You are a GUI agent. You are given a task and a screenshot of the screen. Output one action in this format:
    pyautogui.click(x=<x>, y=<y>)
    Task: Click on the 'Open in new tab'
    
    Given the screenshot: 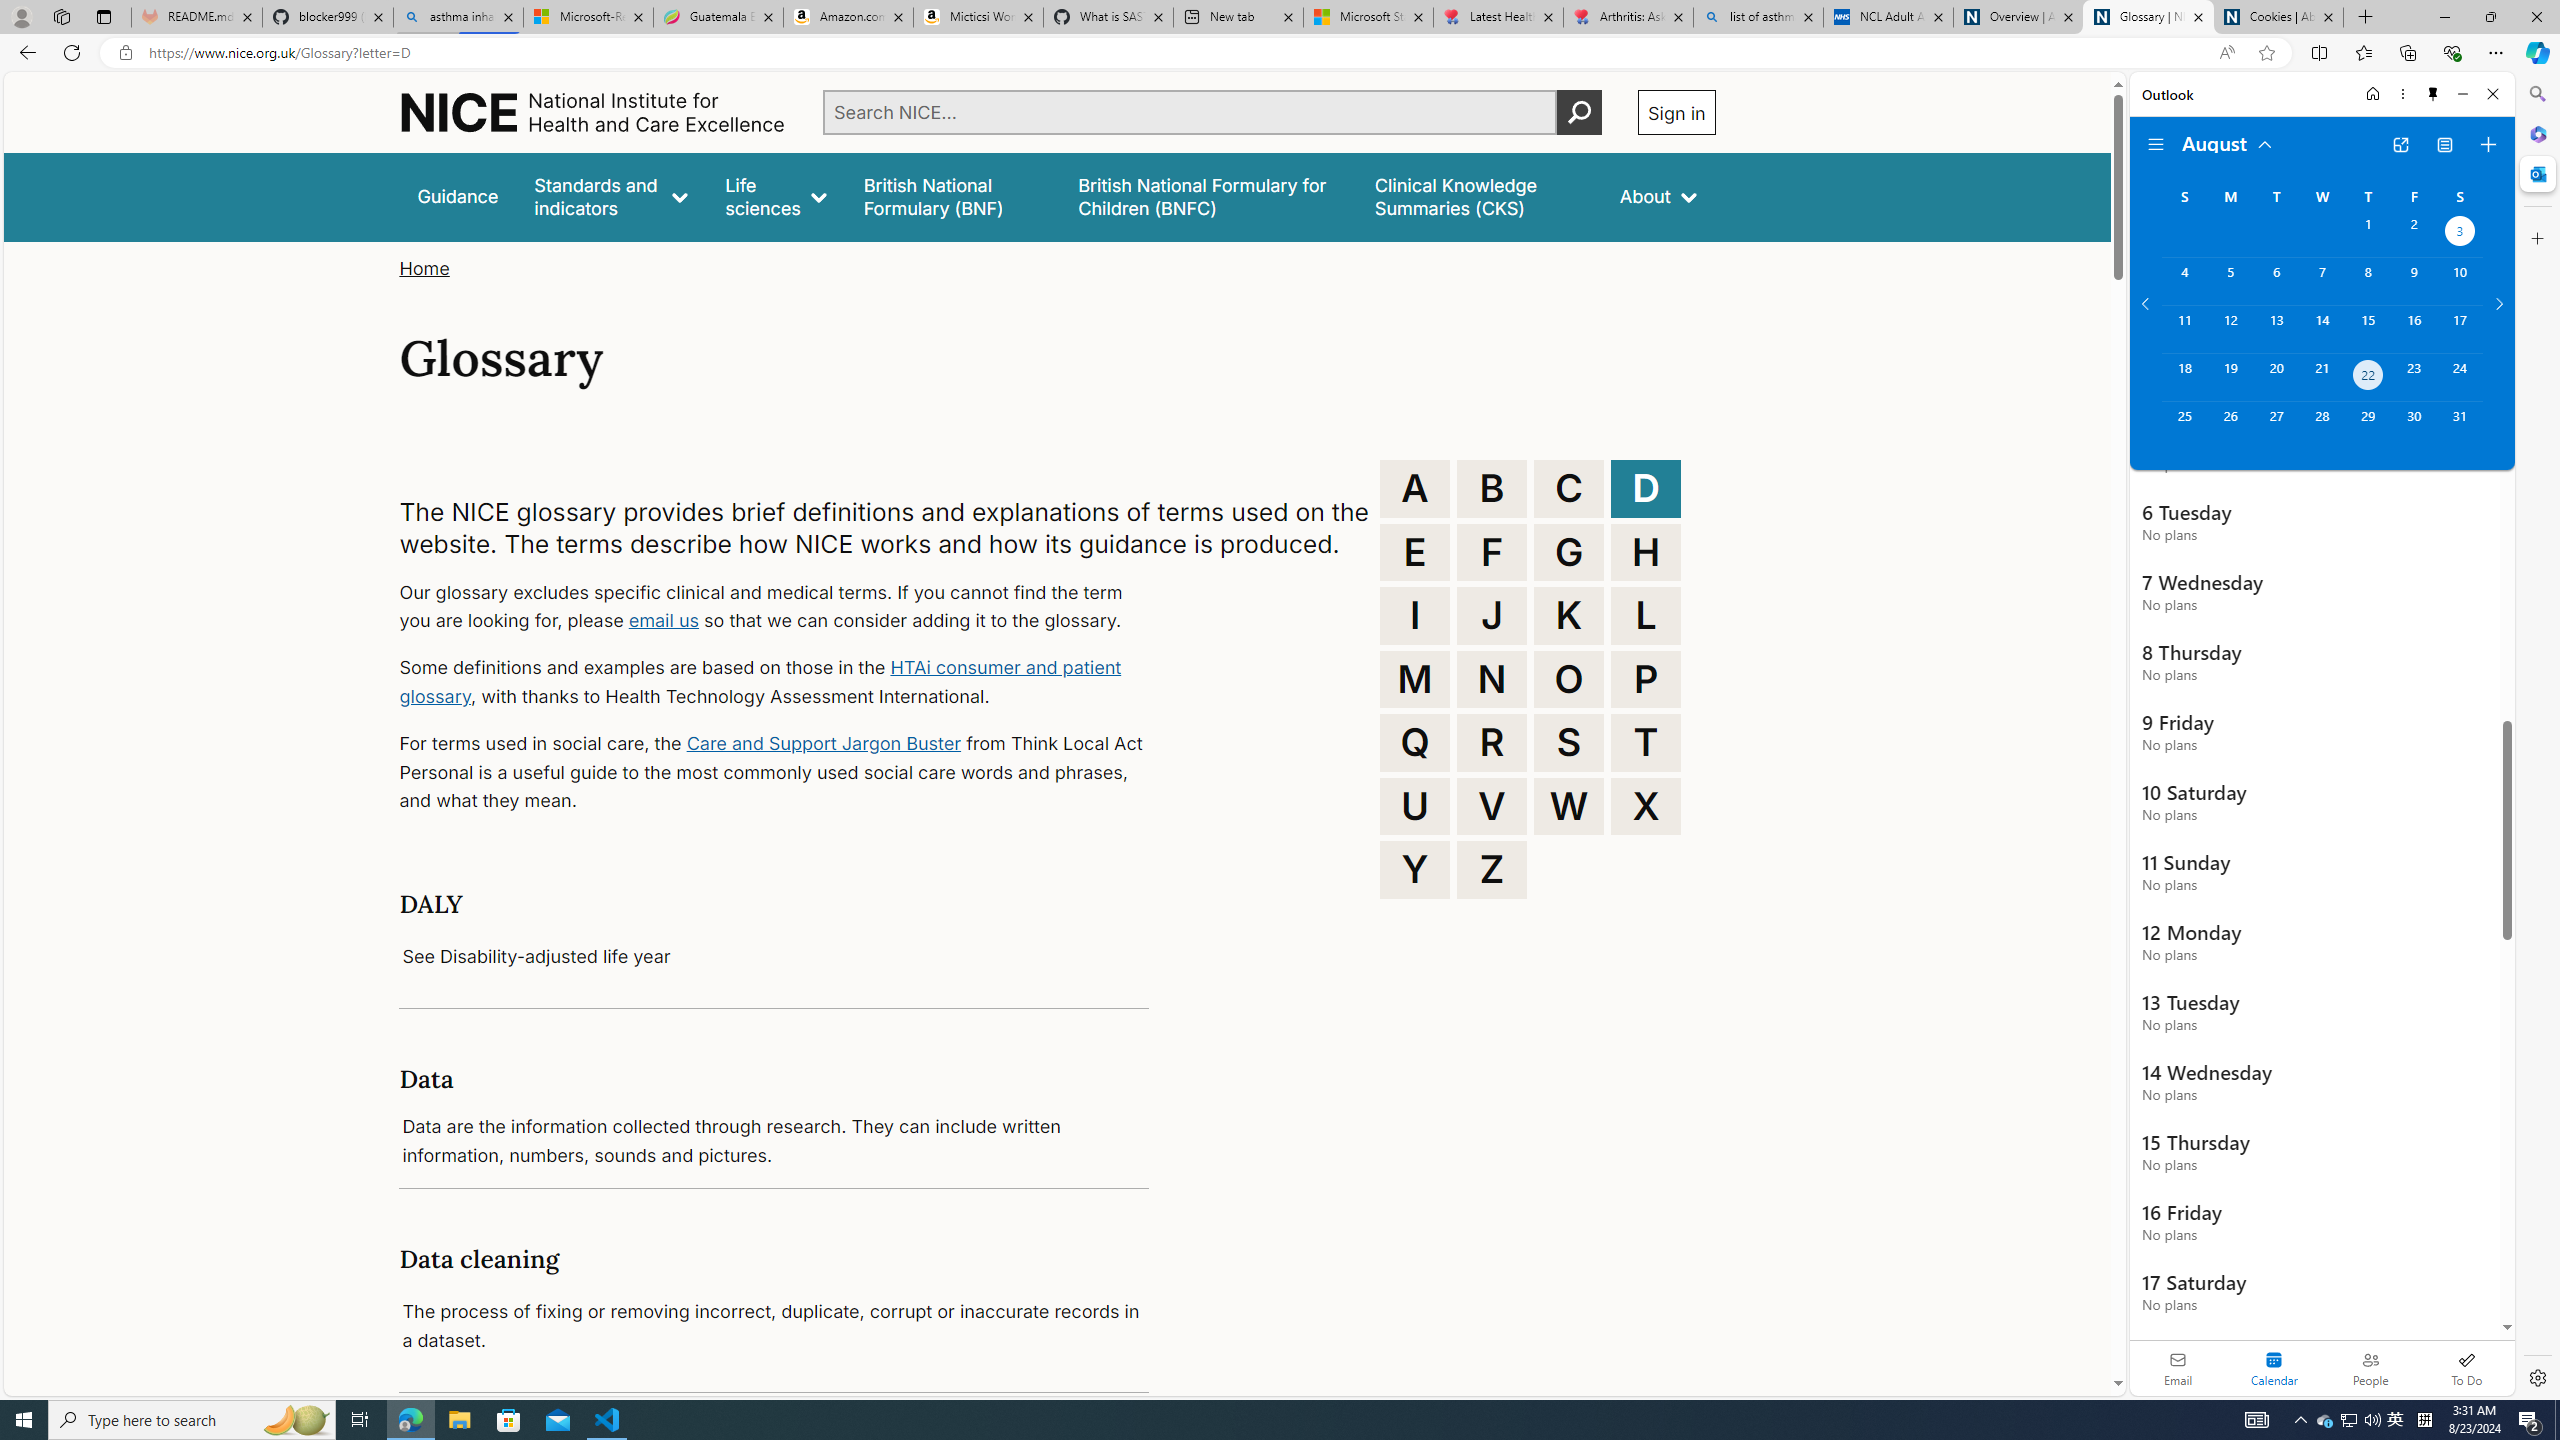 What is the action you would take?
    pyautogui.click(x=2401, y=145)
    